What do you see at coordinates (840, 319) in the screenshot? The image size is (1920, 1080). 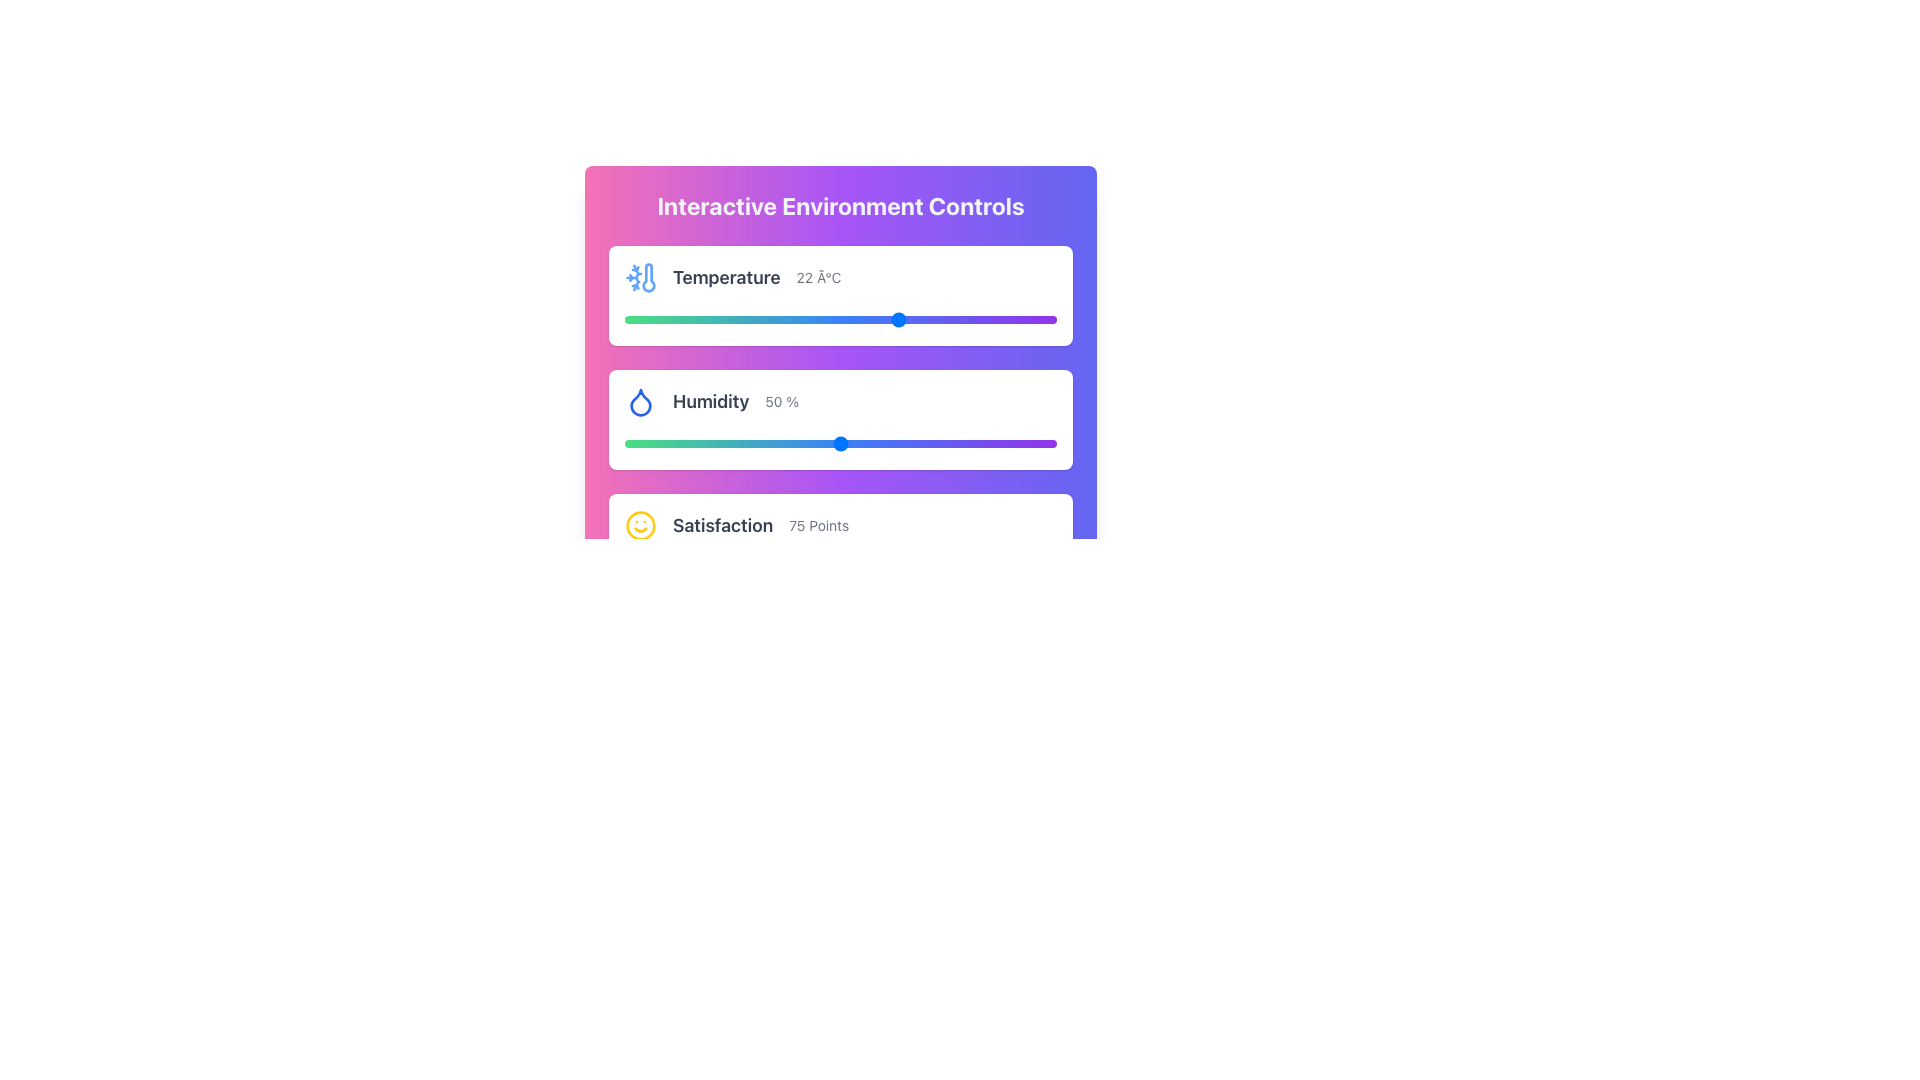 I see `the temperature slider bar labeled 'Temperature 22 °C' to set the slider handle to the clicked position` at bounding box center [840, 319].